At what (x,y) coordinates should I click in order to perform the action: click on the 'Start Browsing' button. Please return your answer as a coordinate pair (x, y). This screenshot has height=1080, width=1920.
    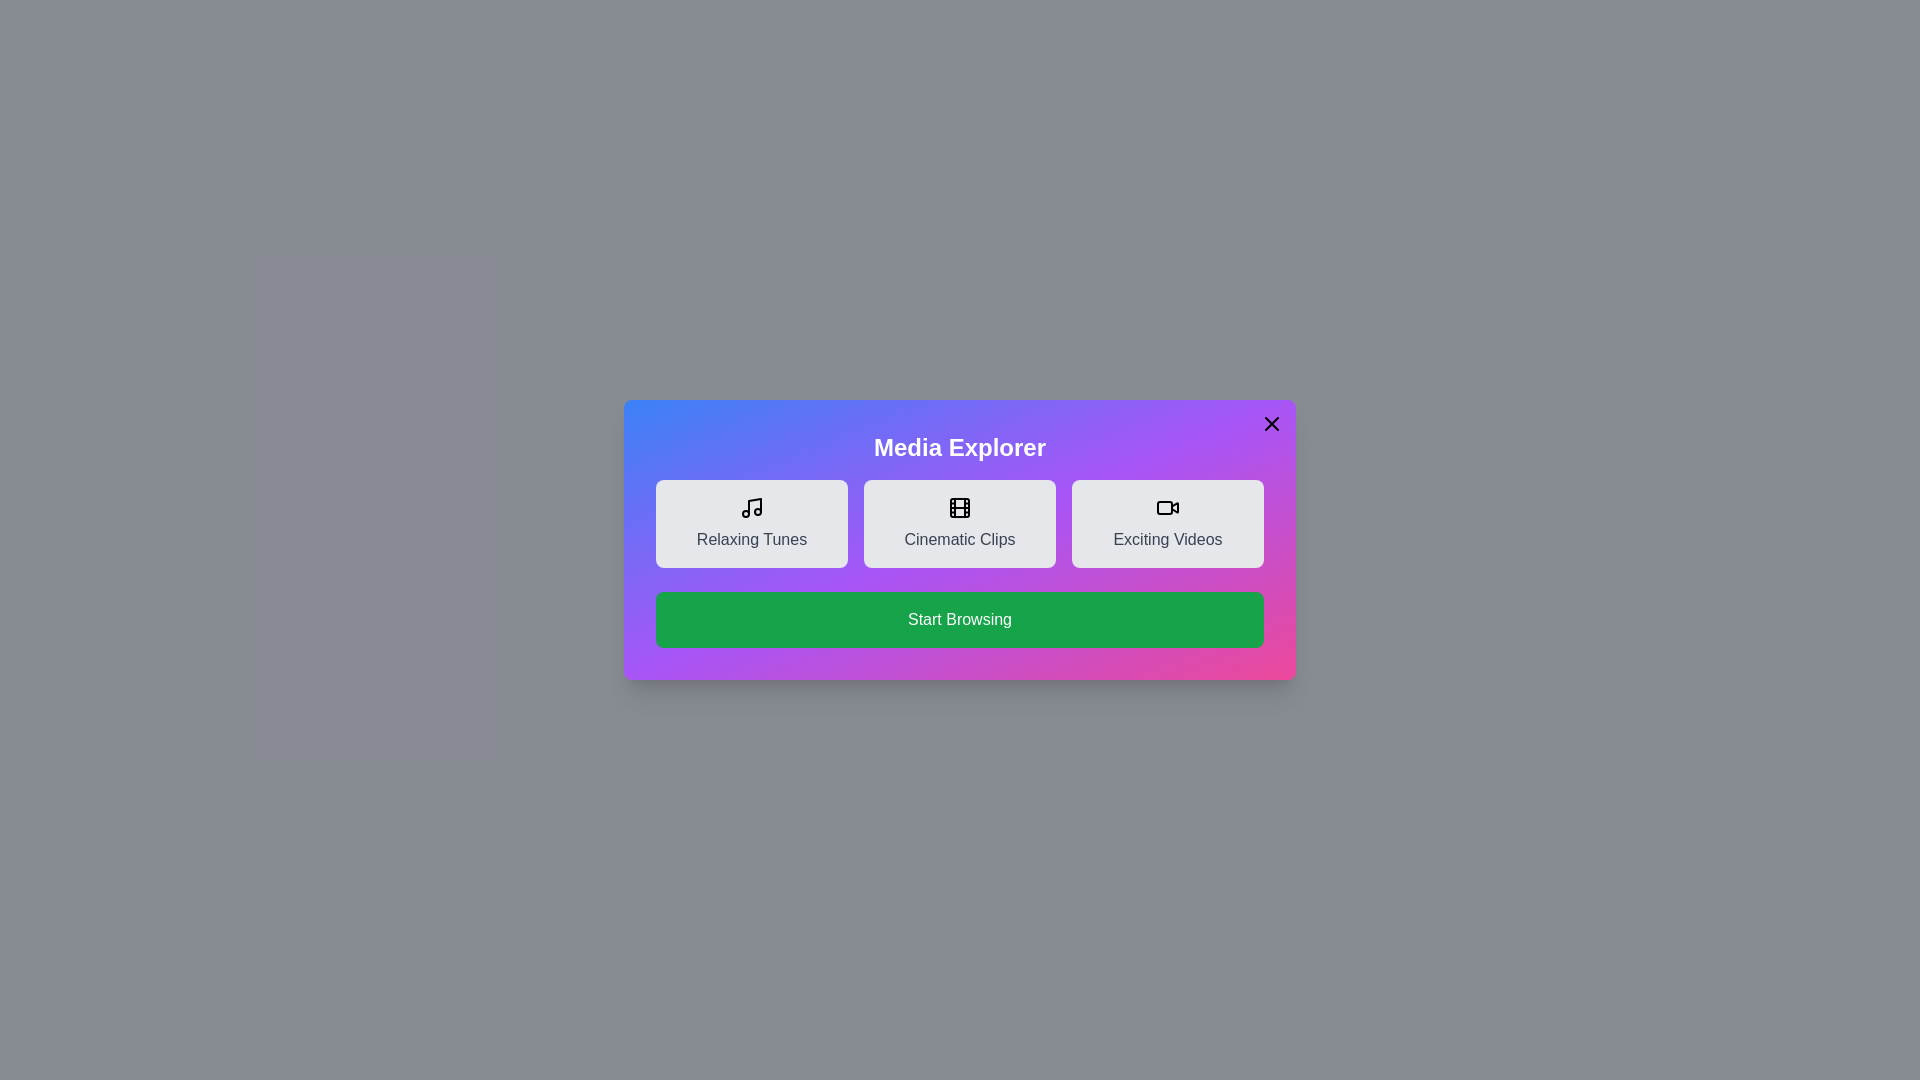
    Looking at the image, I should click on (960, 619).